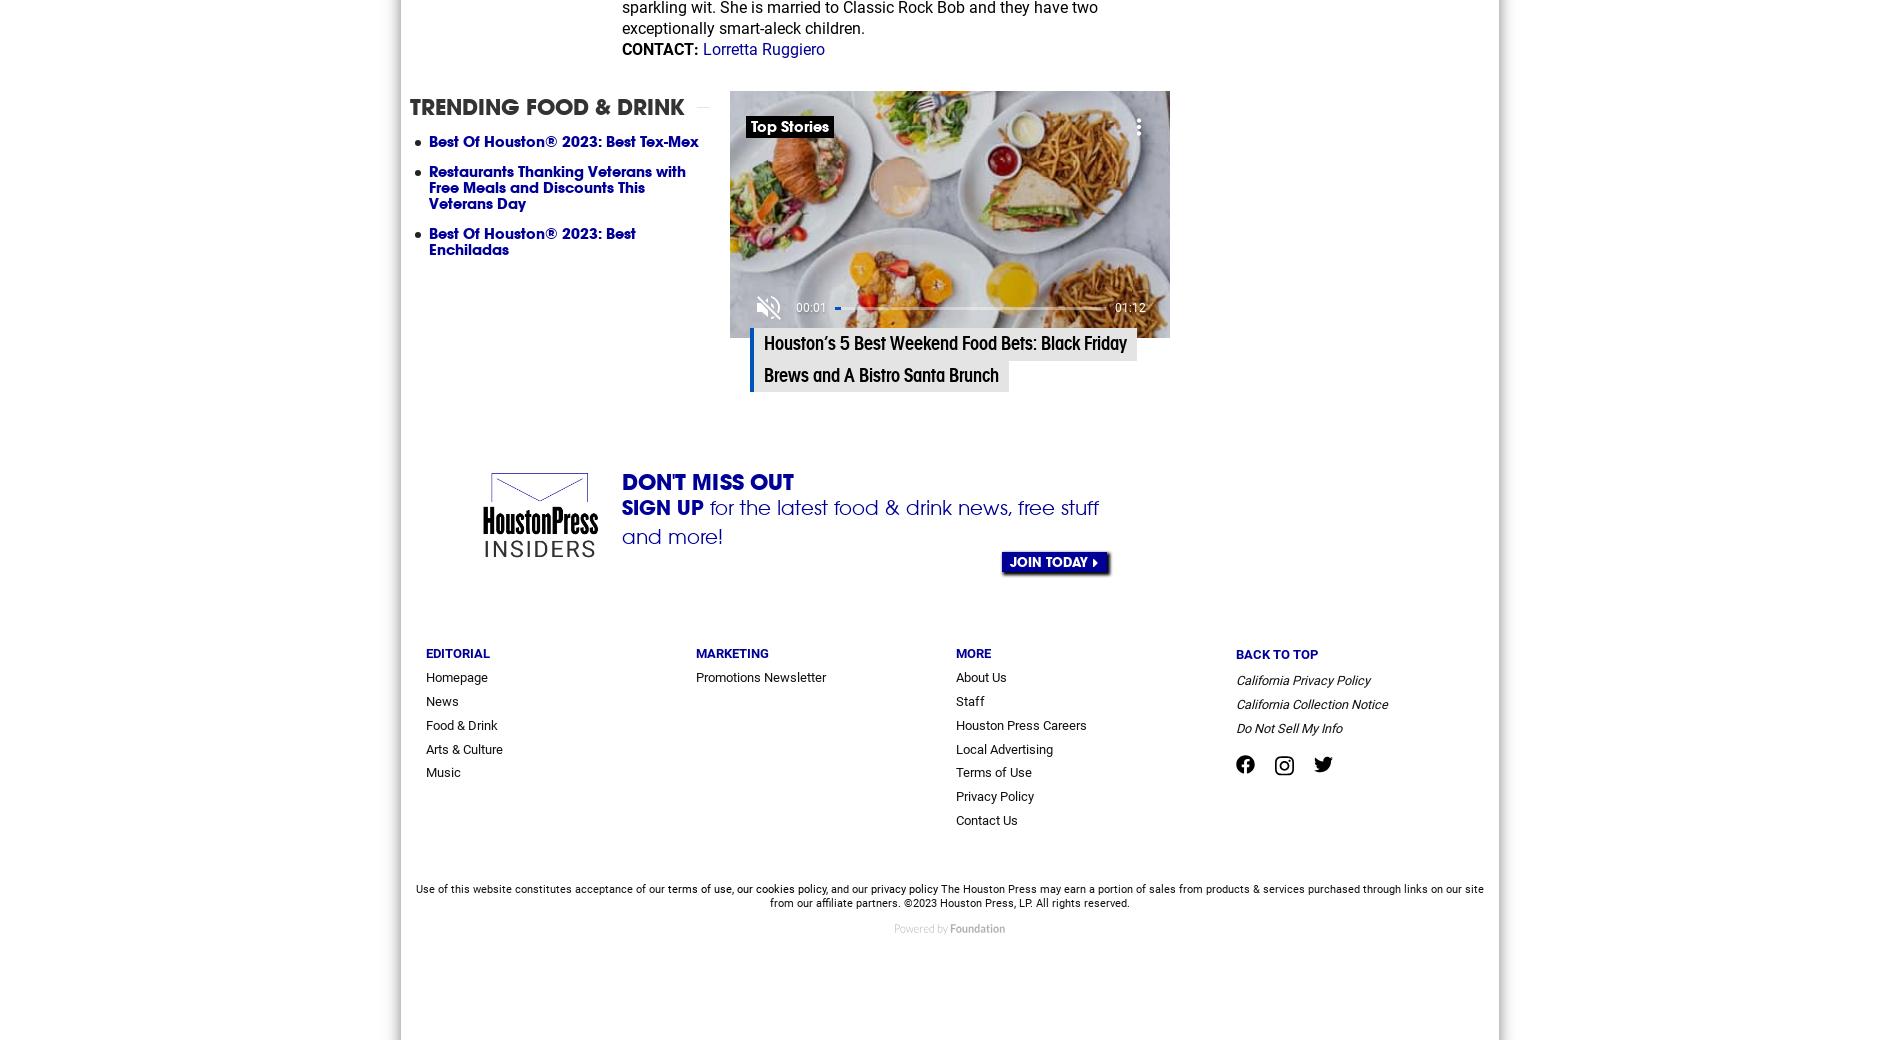 The image size is (1900, 1040). What do you see at coordinates (731, 653) in the screenshot?
I see `'Marketing'` at bounding box center [731, 653].